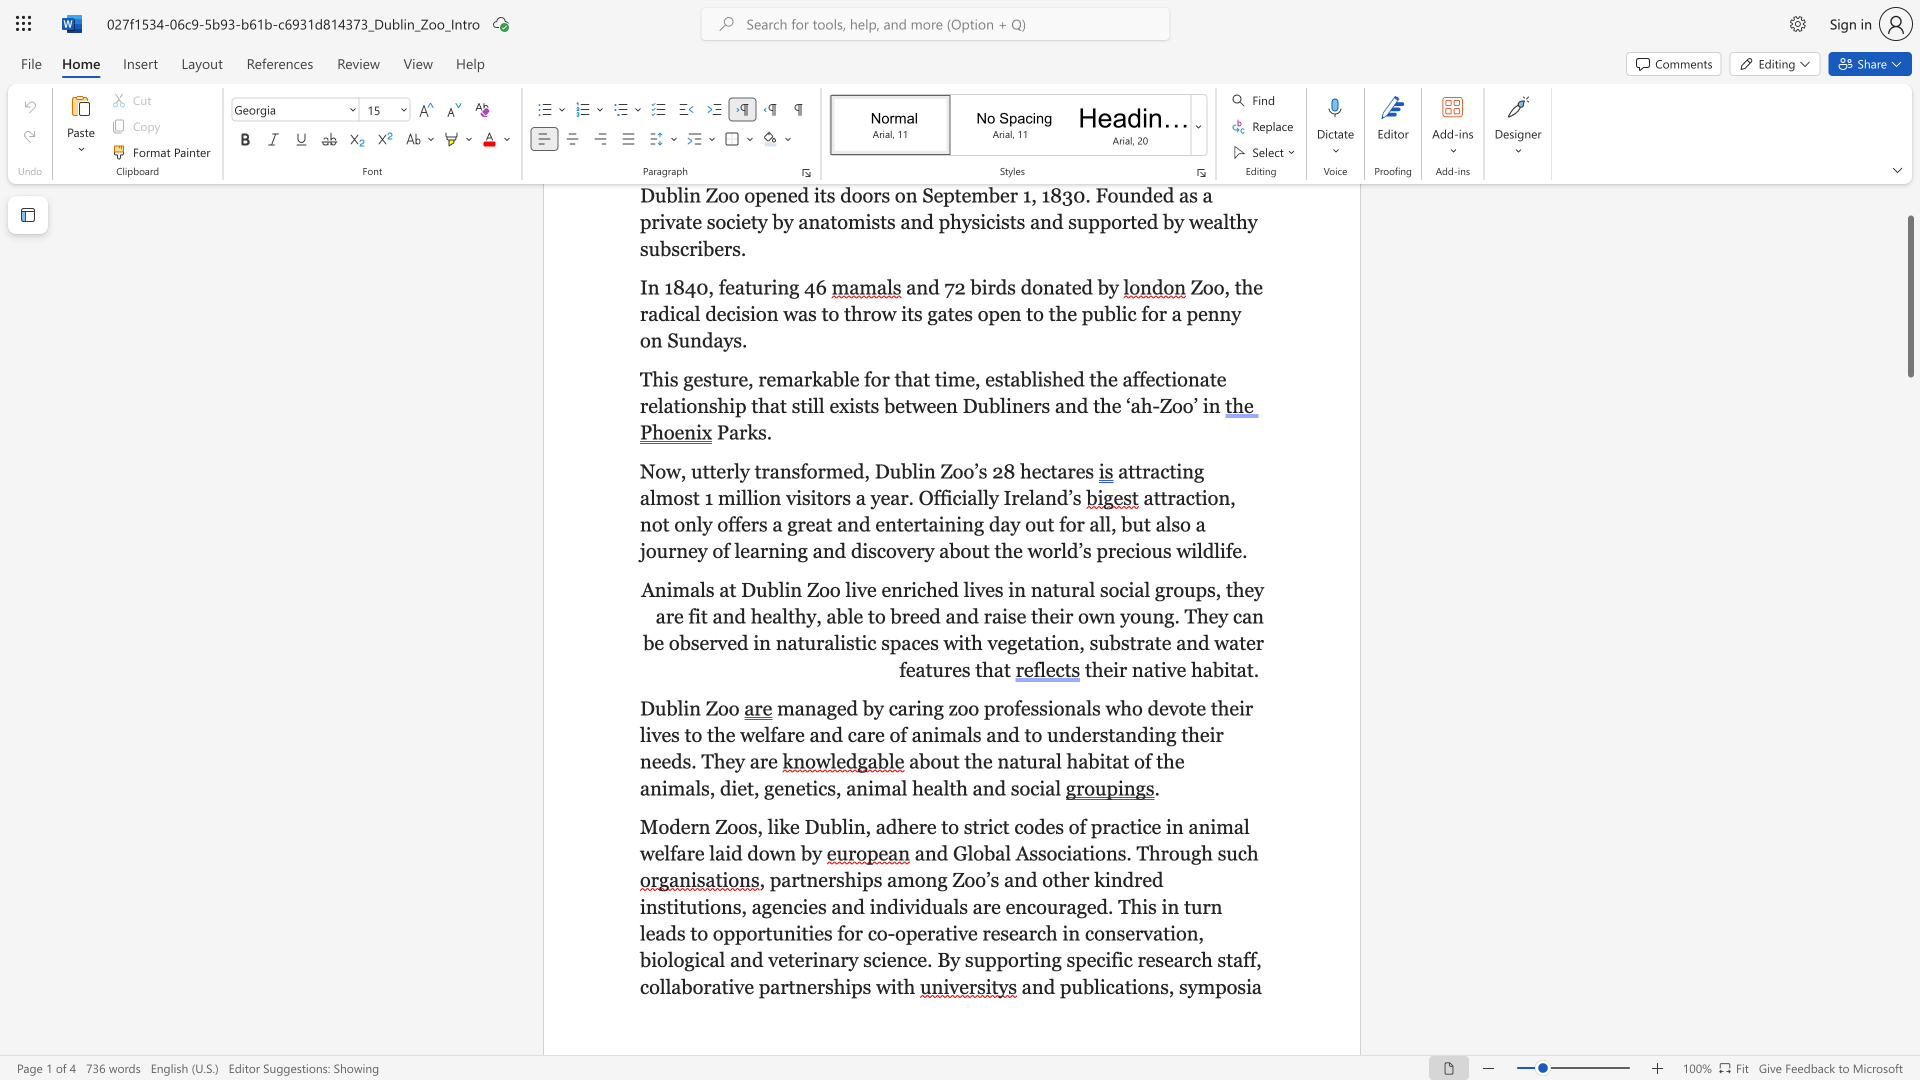 This screenshot has width=1920, height=1080. Describe the element at coordinates (1168, 853) in the screenshot. I see `the subset text "ough" within the text "and Global Associations. Through such"` at that location.